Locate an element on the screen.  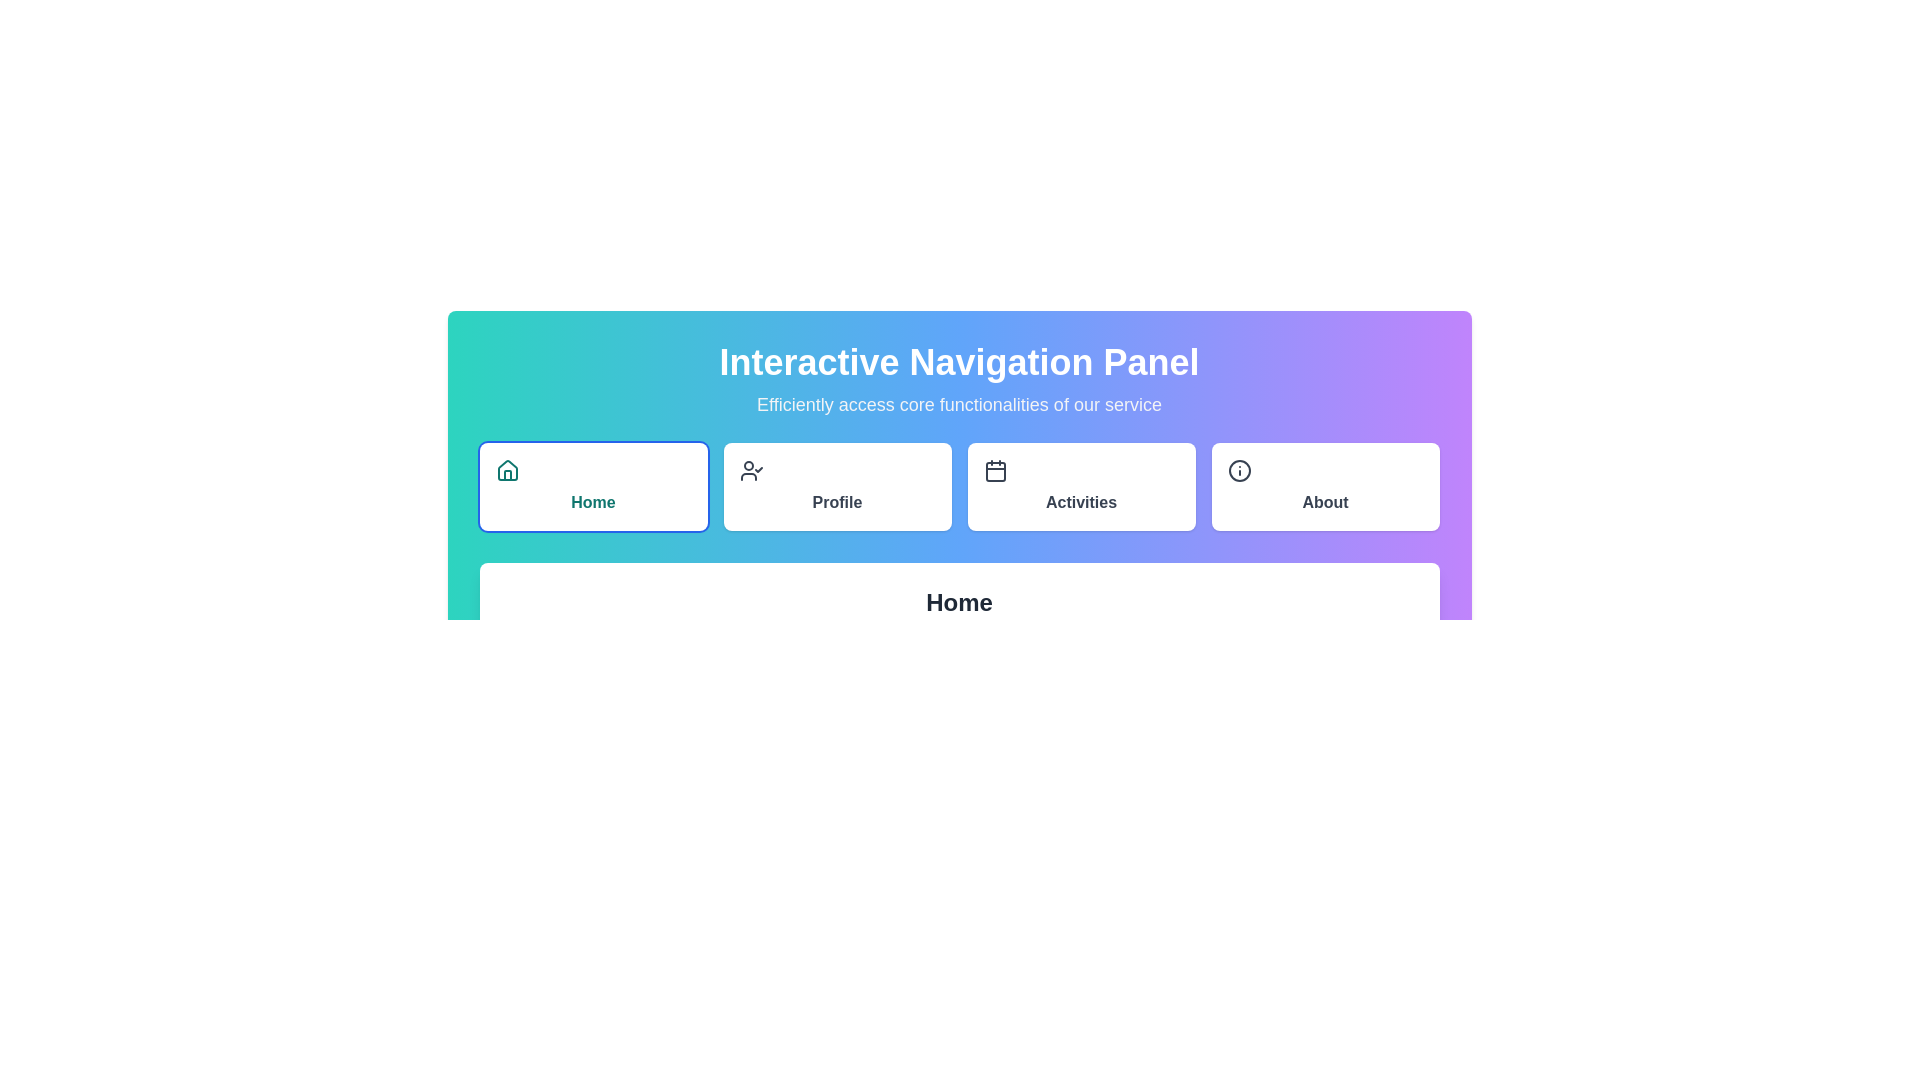
the text label that states 'Efficiently access core functionalities of our service', which is styled with a light gray font color on a gradient background transitioning from teal to purple, located below the 'Interactive Navigation Panel' is located at coordinates (958, 405).